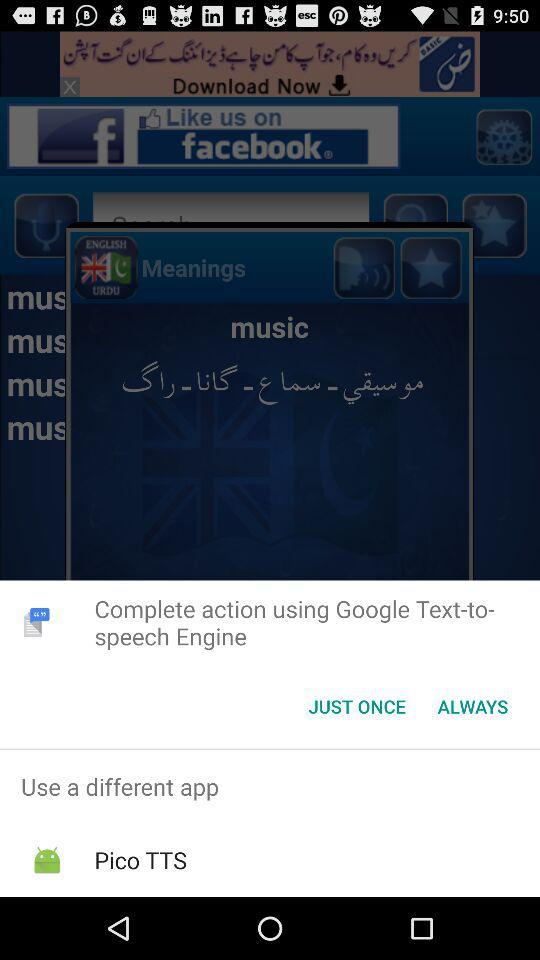 Image resolution: width=540 pixels, height=960 pixels. What do you see at coordinates (472, 706) in the screenshot?
I see `button to the right of the just once button` at bounding box center [472, 706].